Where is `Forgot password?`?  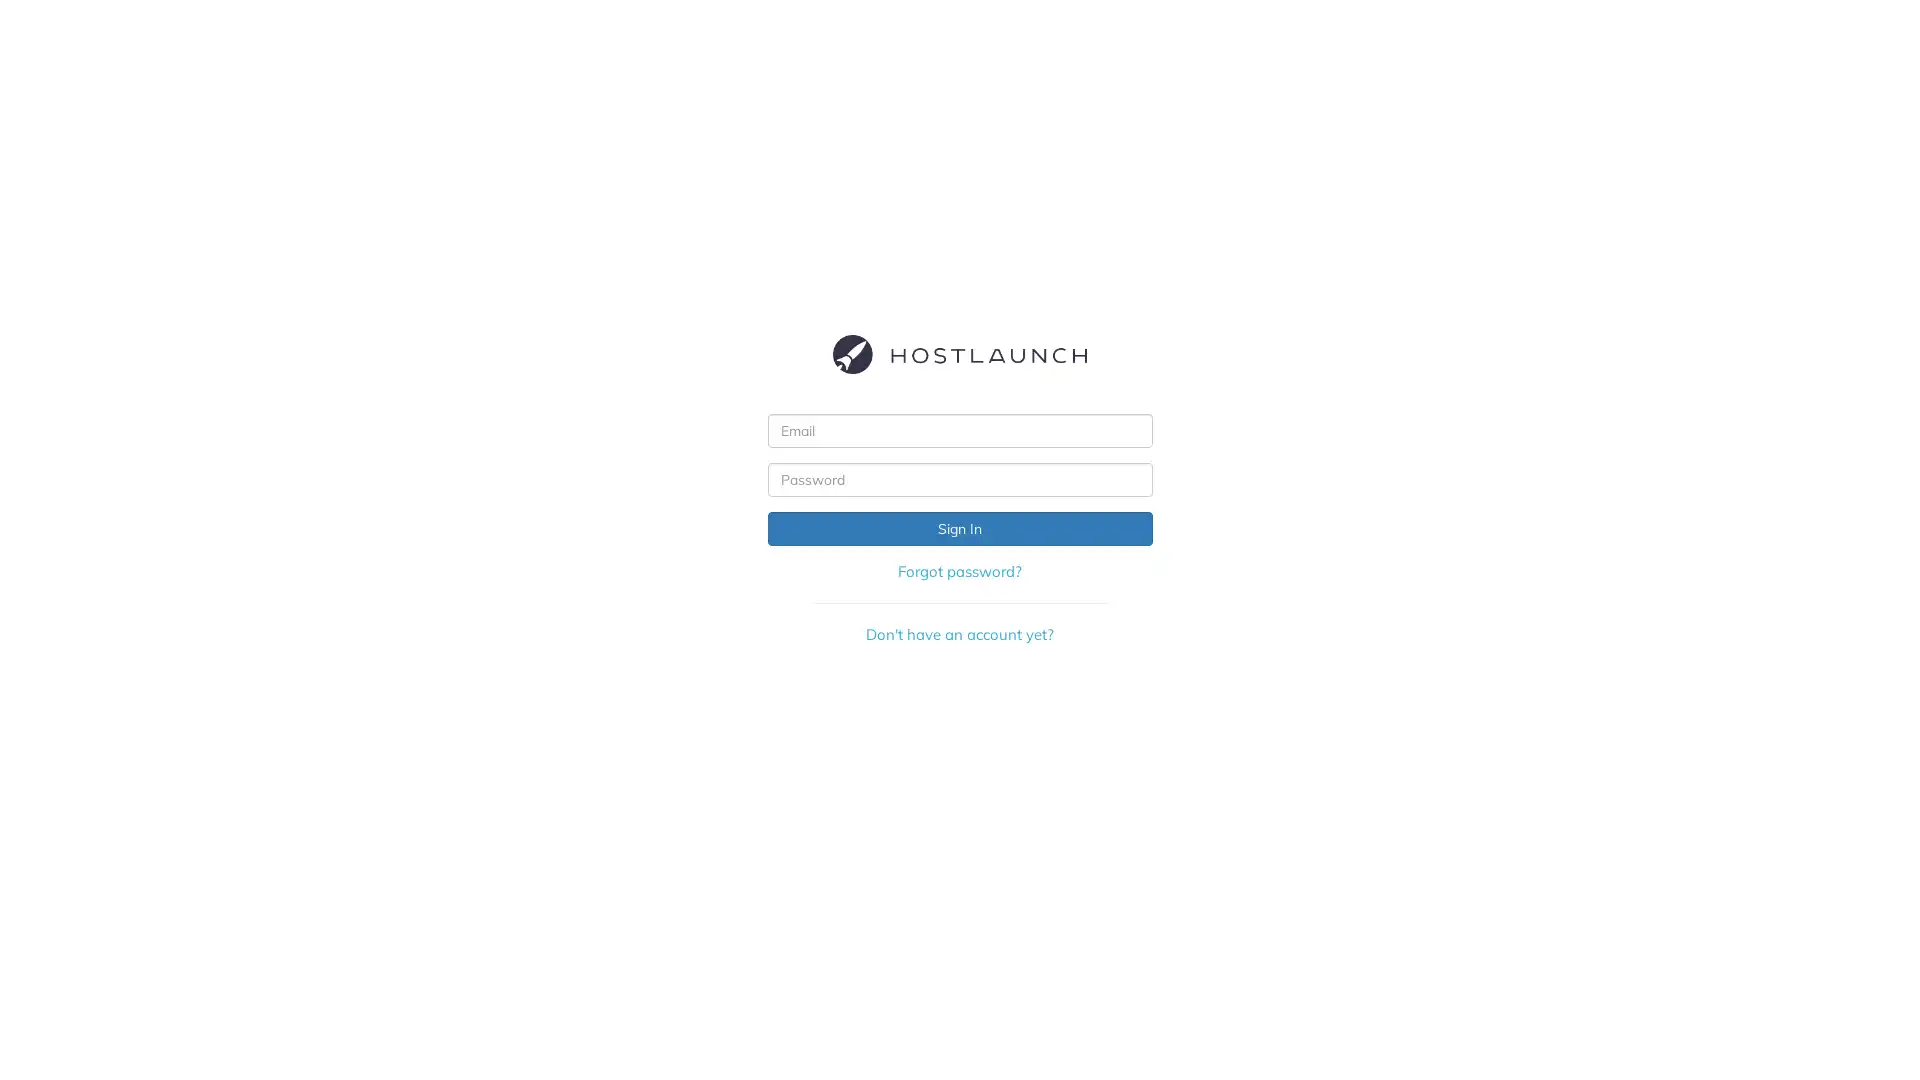 Forgot password? is located at coordinates (958, 571).